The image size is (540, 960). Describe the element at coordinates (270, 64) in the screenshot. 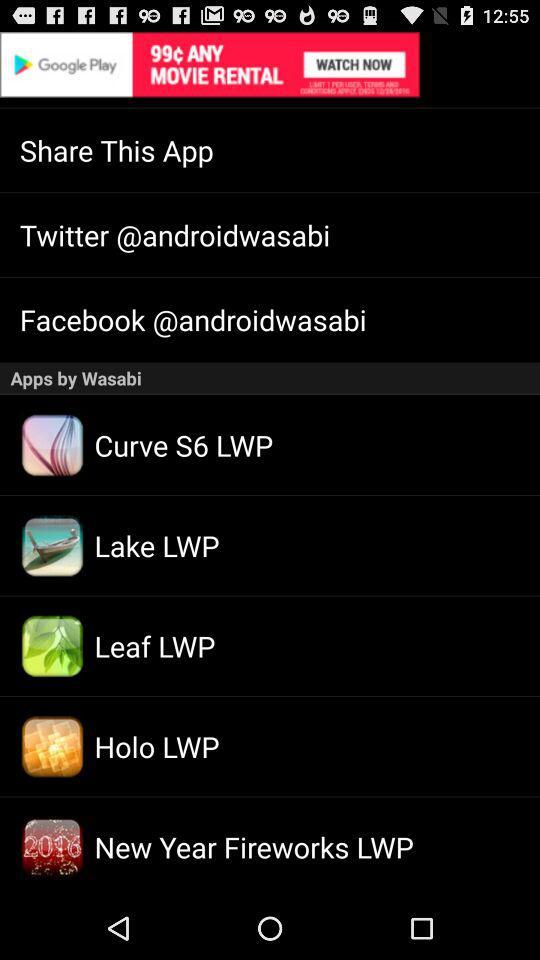

I see `advertisement` at that location.